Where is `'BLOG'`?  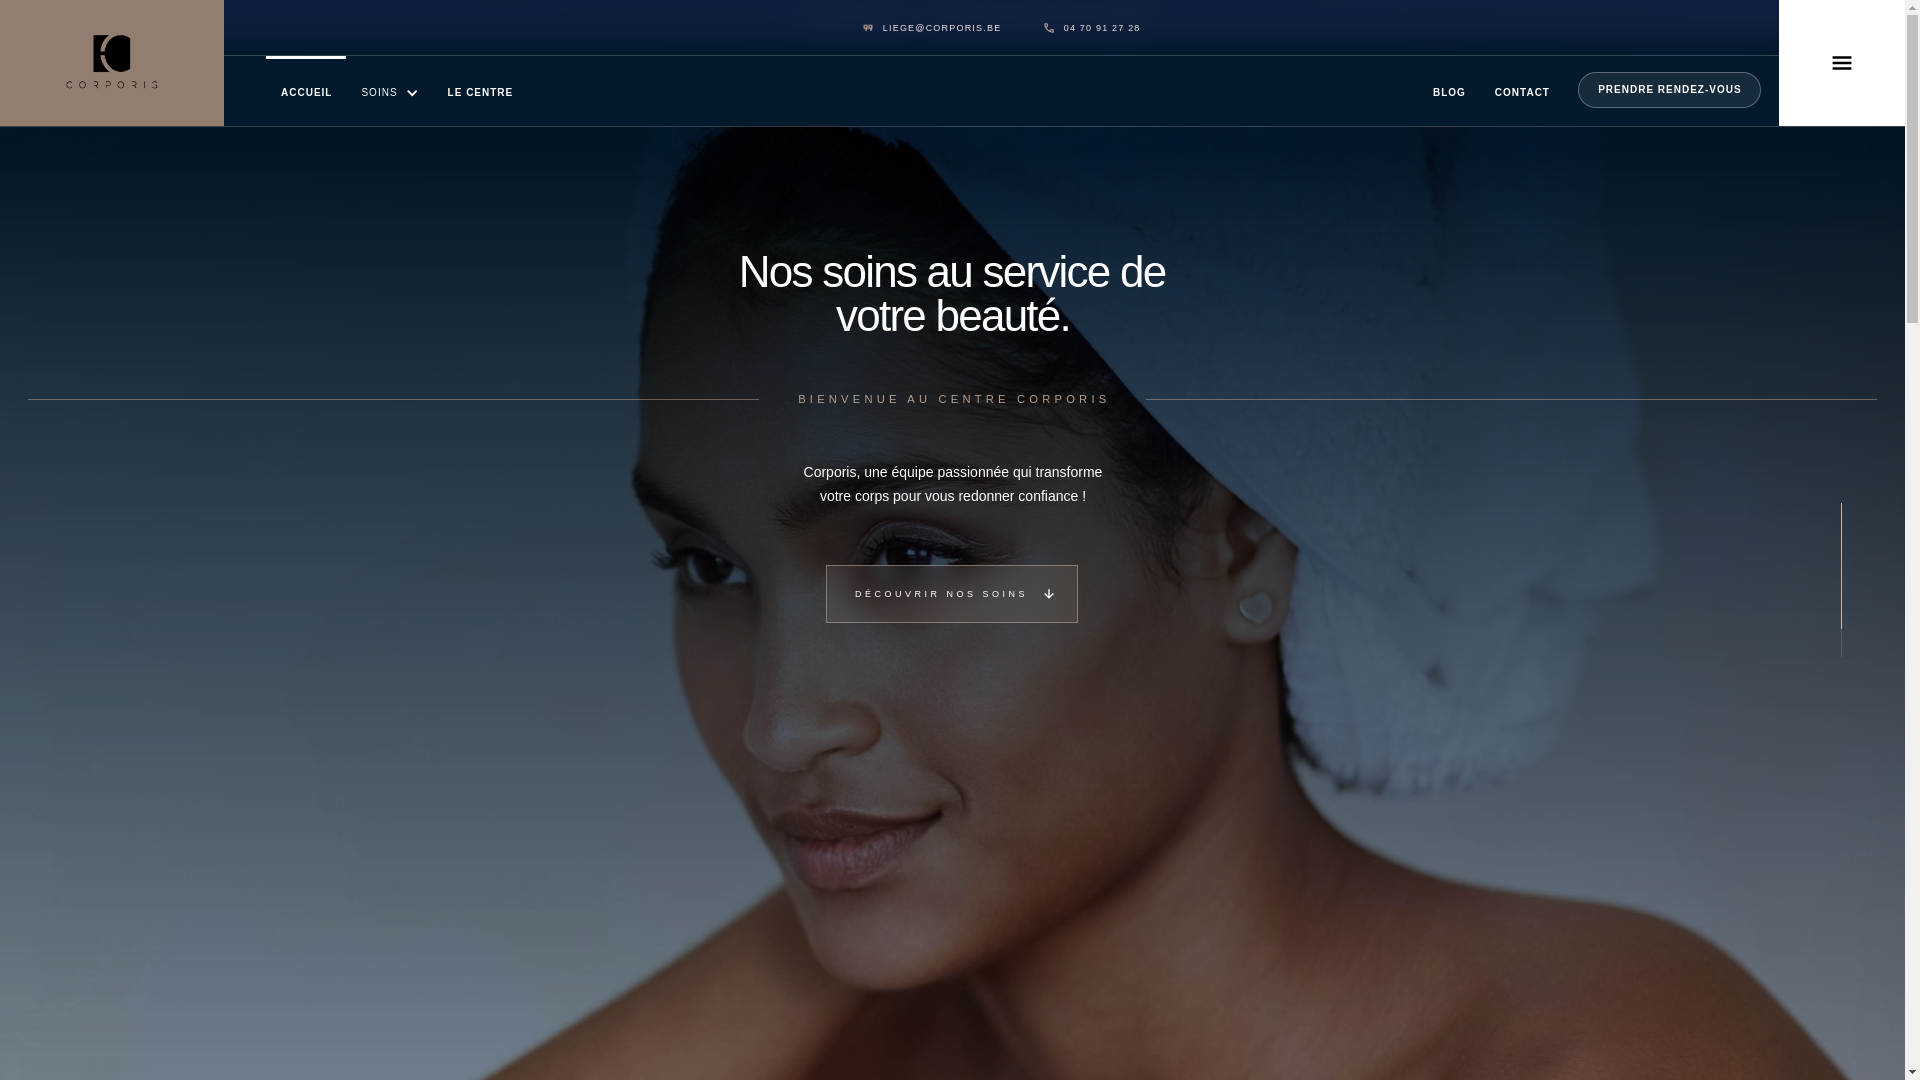 'BLOG' is located at coordinates (1449, 91).